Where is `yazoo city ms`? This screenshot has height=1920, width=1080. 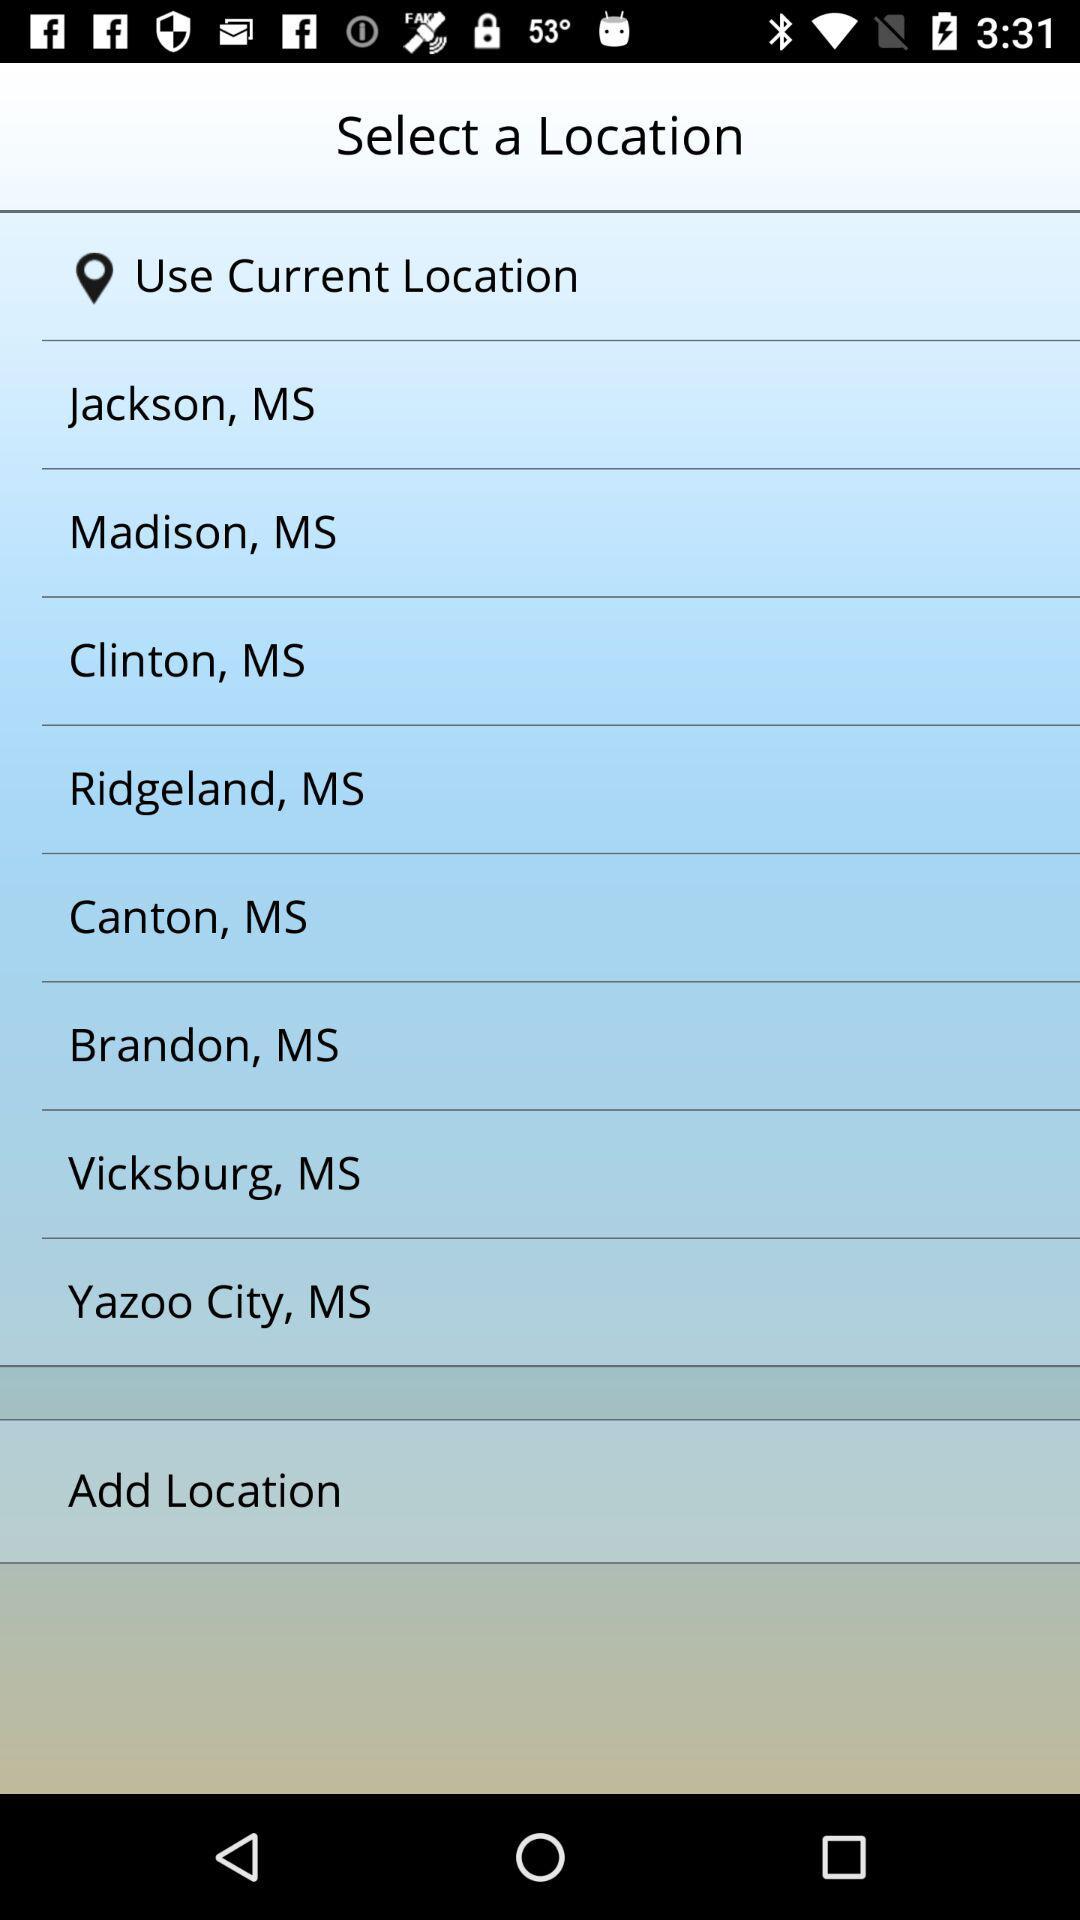
yazoo city ms is located at coordinates (514, 1302).